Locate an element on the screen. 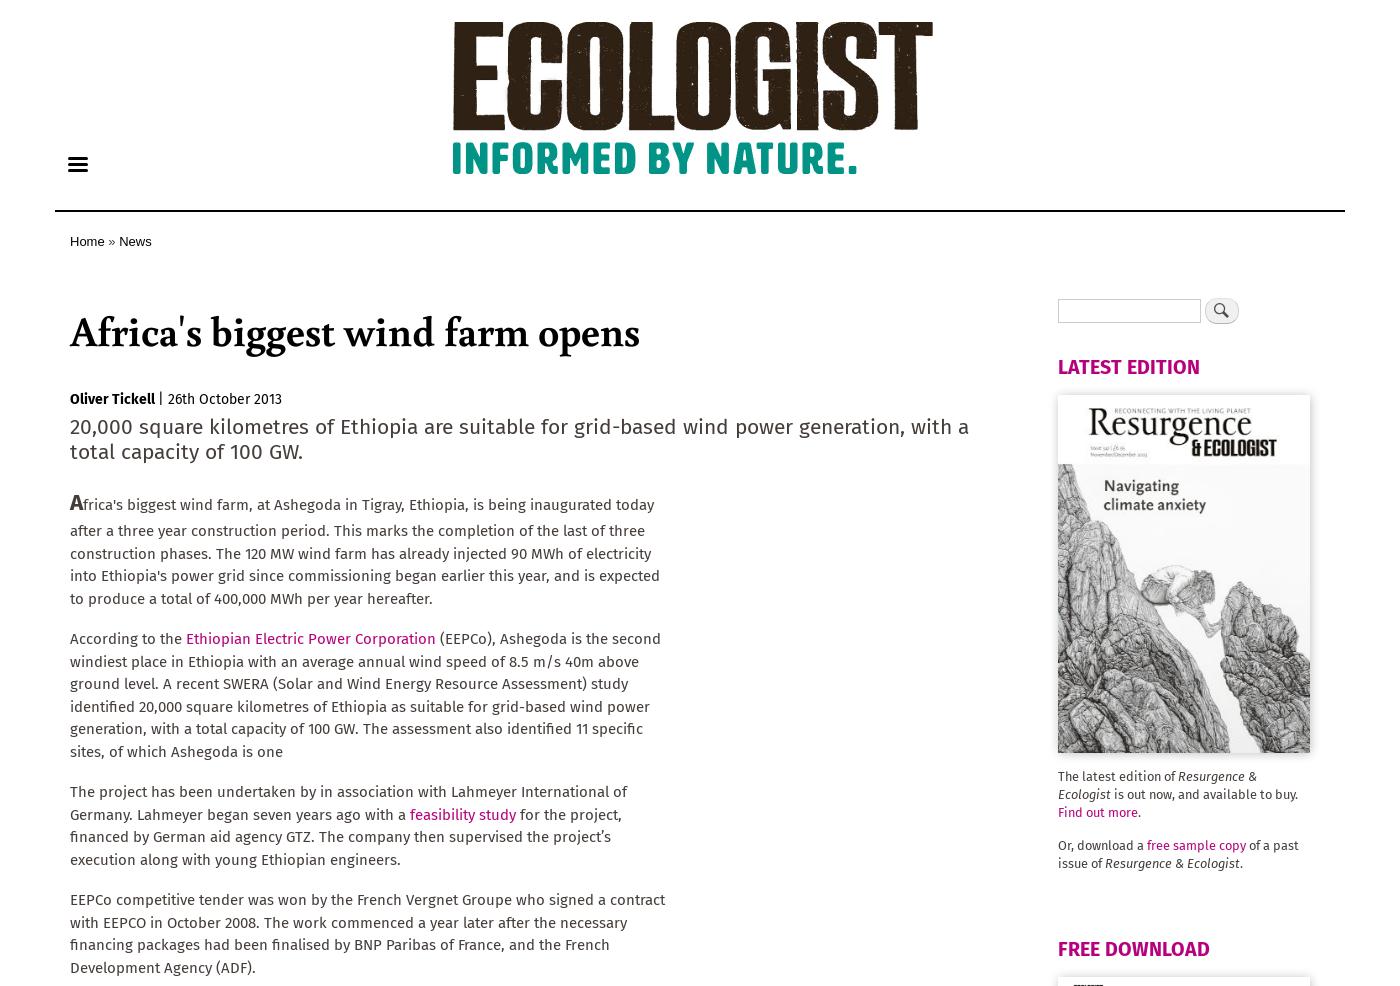  'The project has been undertaken by in association with Lahmeyer International of Germany. Lahmeyer began seven years ago with a' is located at coordinates (348, 802).